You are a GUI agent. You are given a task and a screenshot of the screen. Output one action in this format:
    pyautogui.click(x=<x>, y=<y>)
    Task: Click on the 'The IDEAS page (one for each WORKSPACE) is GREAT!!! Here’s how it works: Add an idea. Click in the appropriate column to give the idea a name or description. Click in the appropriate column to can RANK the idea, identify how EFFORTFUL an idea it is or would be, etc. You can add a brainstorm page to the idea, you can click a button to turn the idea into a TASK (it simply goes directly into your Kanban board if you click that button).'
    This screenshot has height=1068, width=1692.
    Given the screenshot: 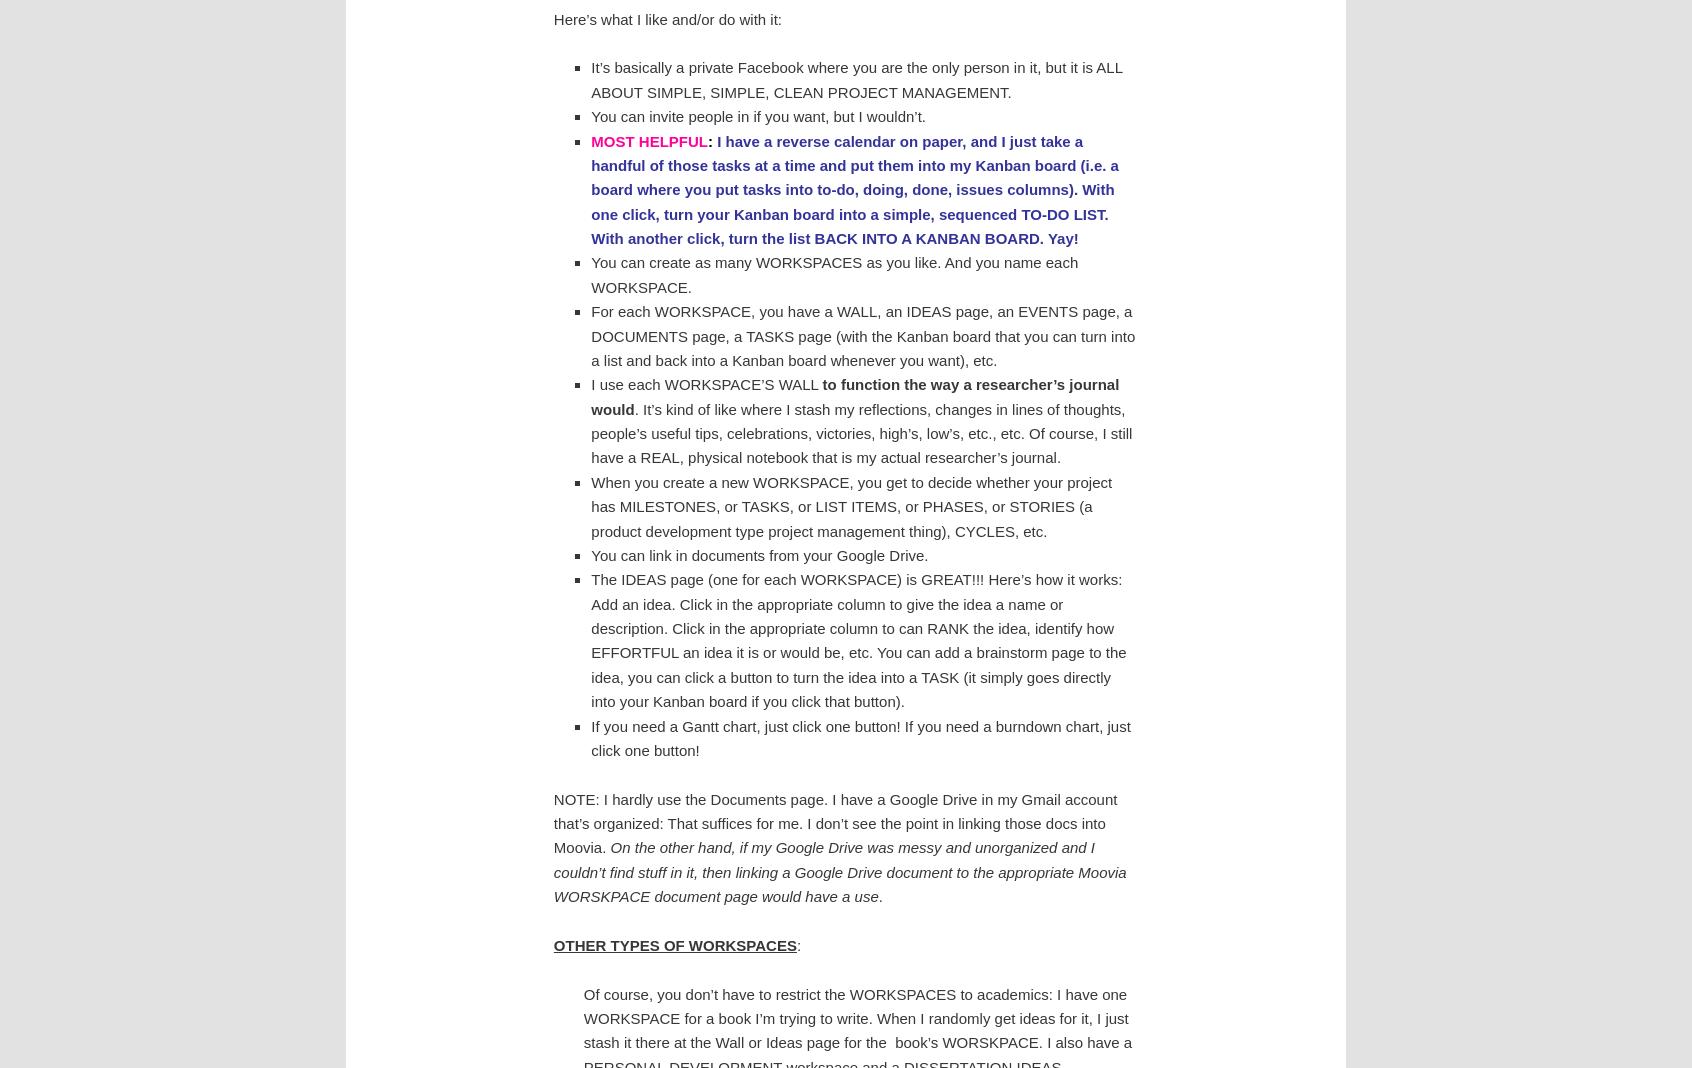 What is the action you would take?
    pyautogui.click(x=857, y=639)
    